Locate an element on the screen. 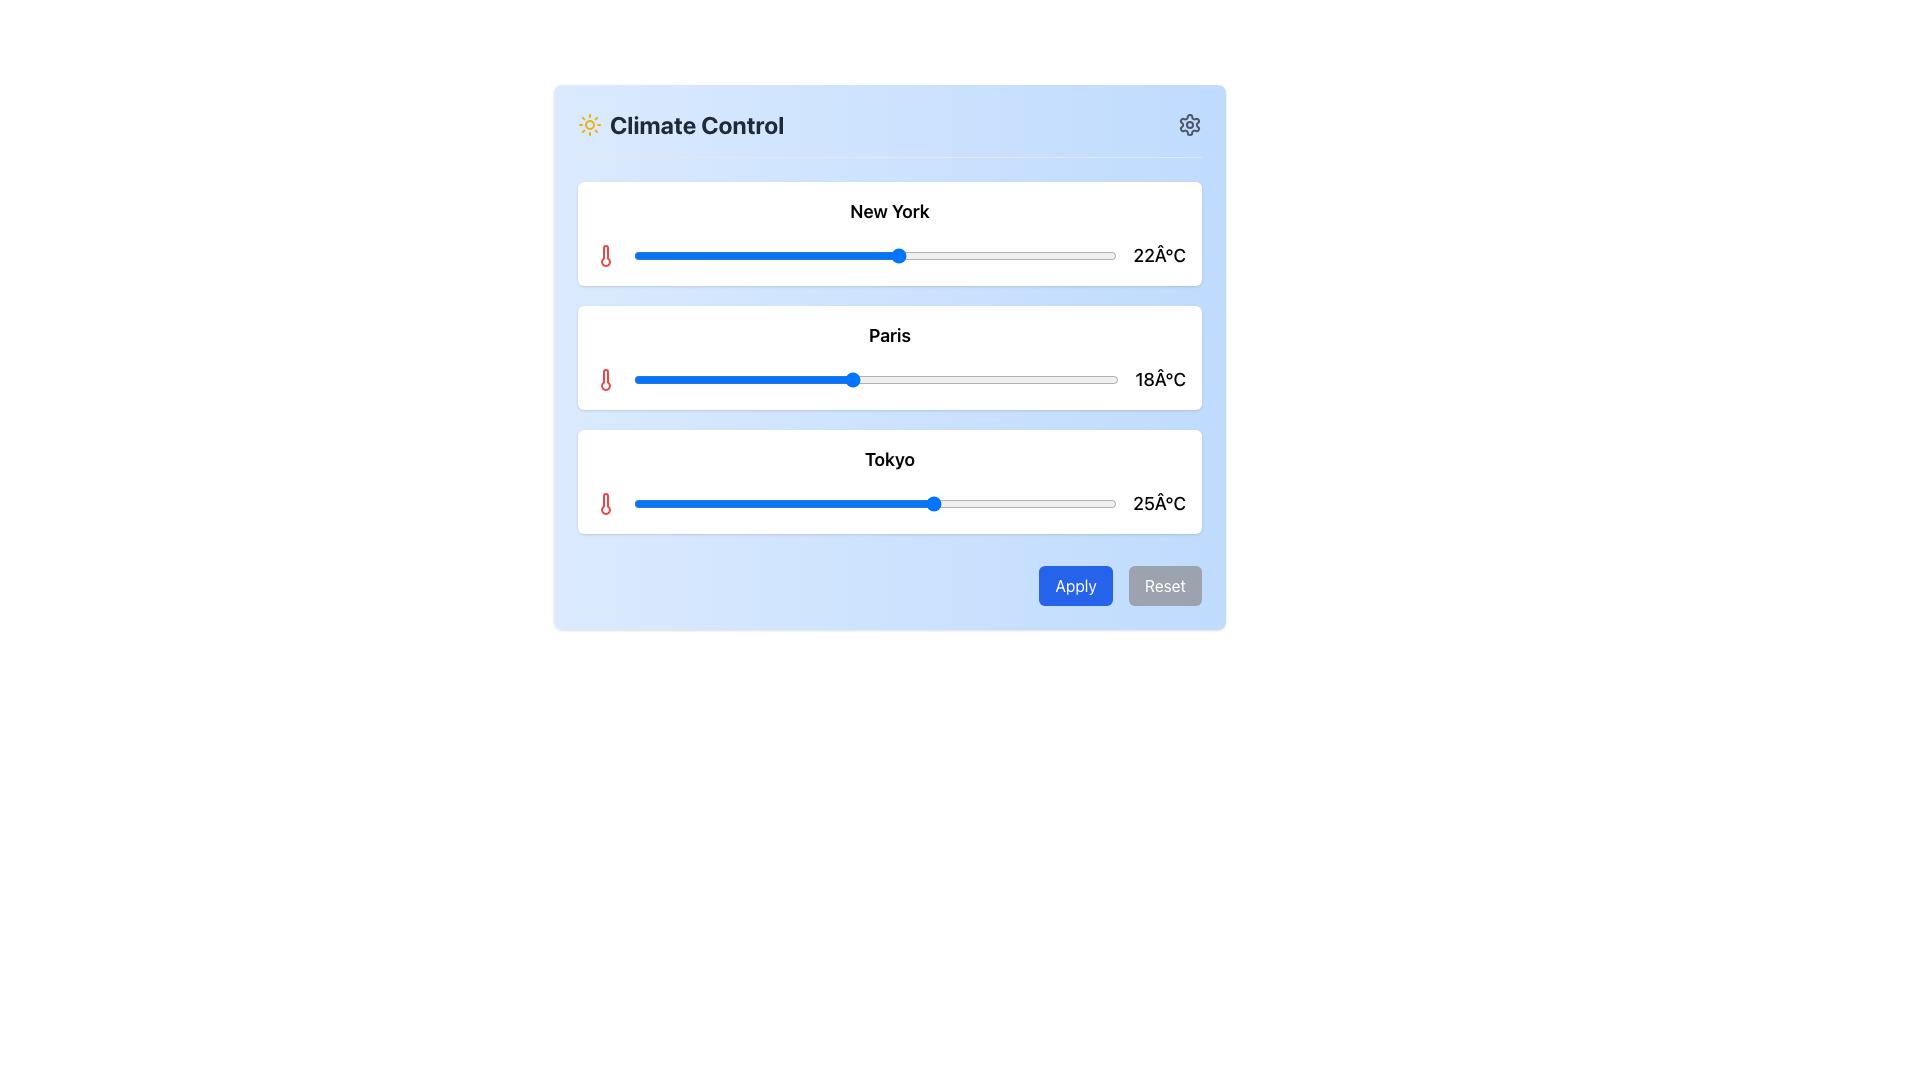 The image size is (1920, 1080). the Paris temperature slider is located at coordinates (766, 380).